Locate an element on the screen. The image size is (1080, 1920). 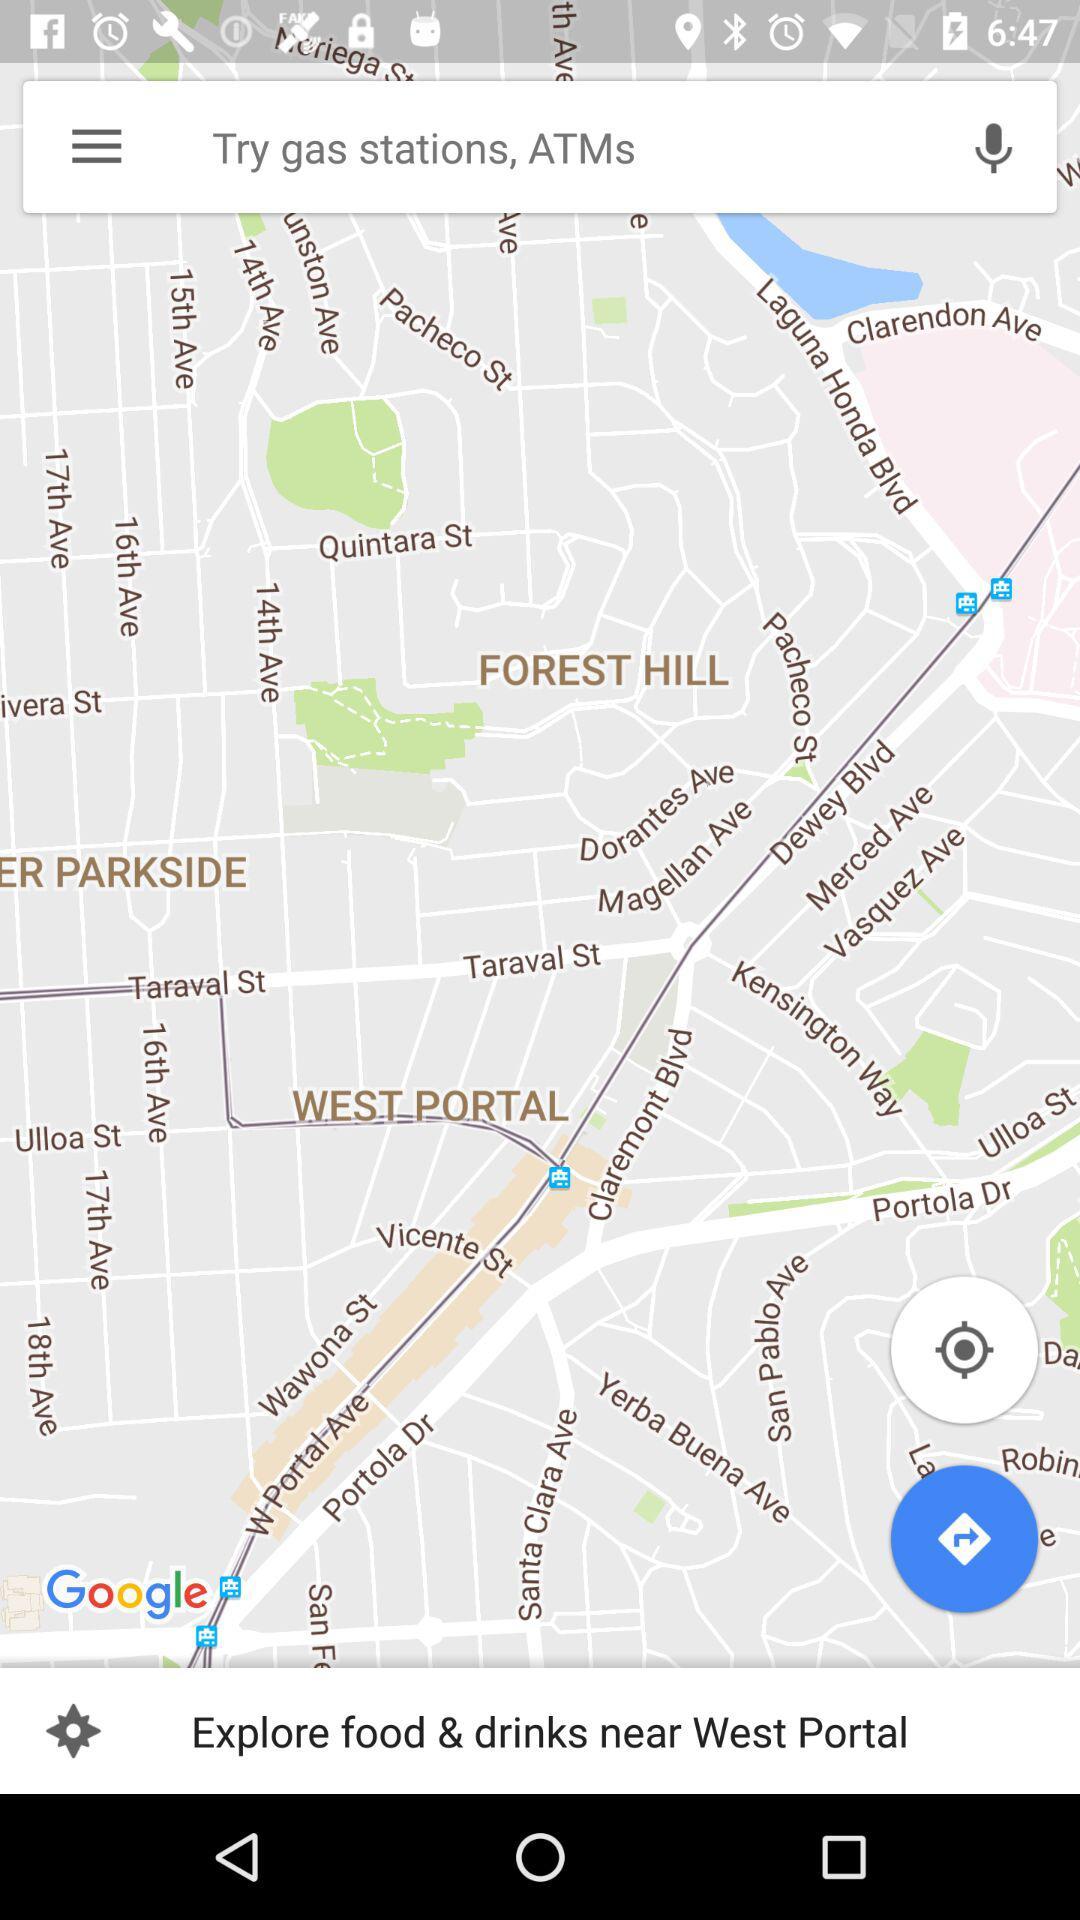
the search field right side of menu icon is located at coordinates (560, 146).